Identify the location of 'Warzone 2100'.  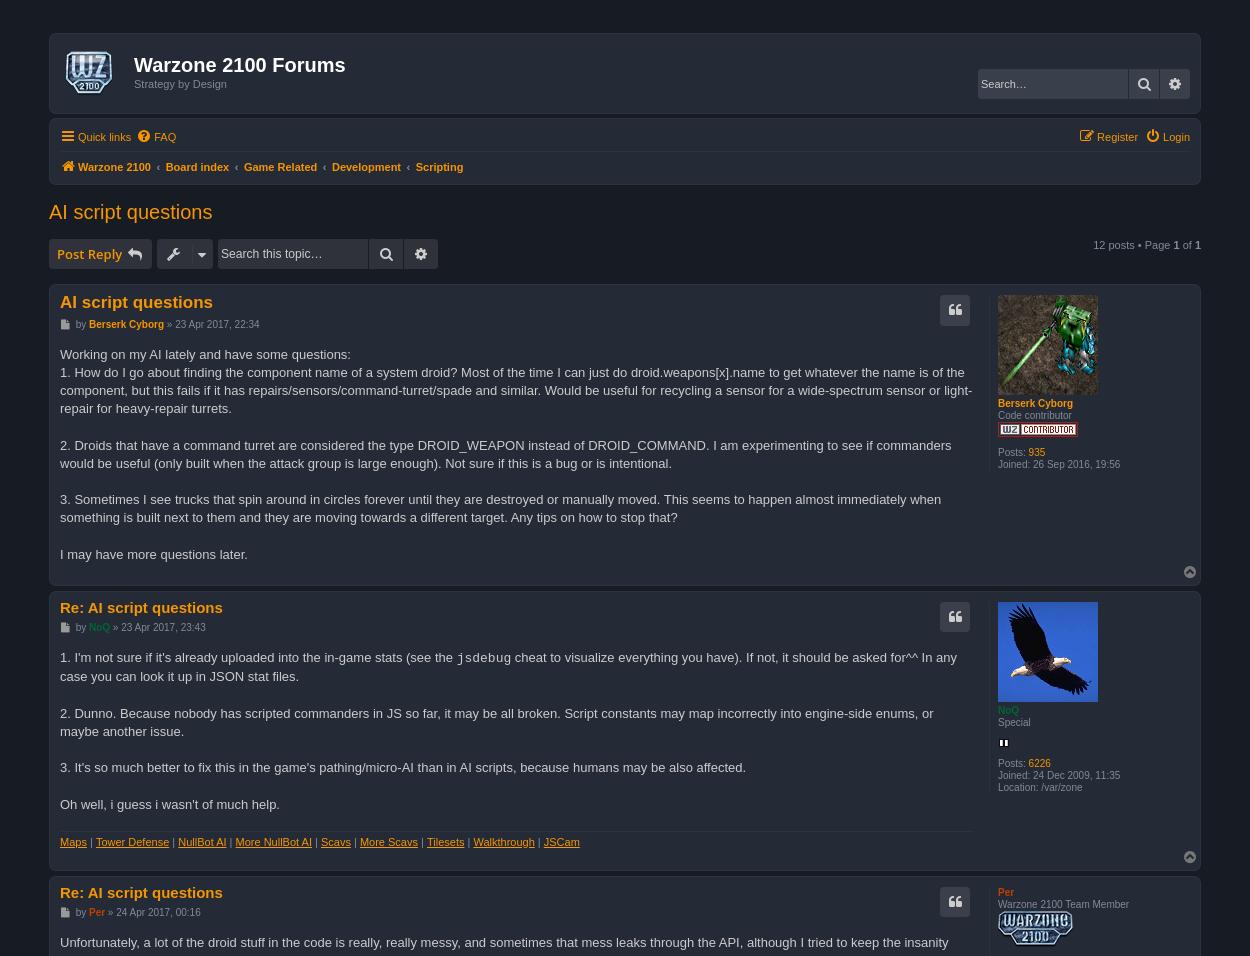
(77, 165).